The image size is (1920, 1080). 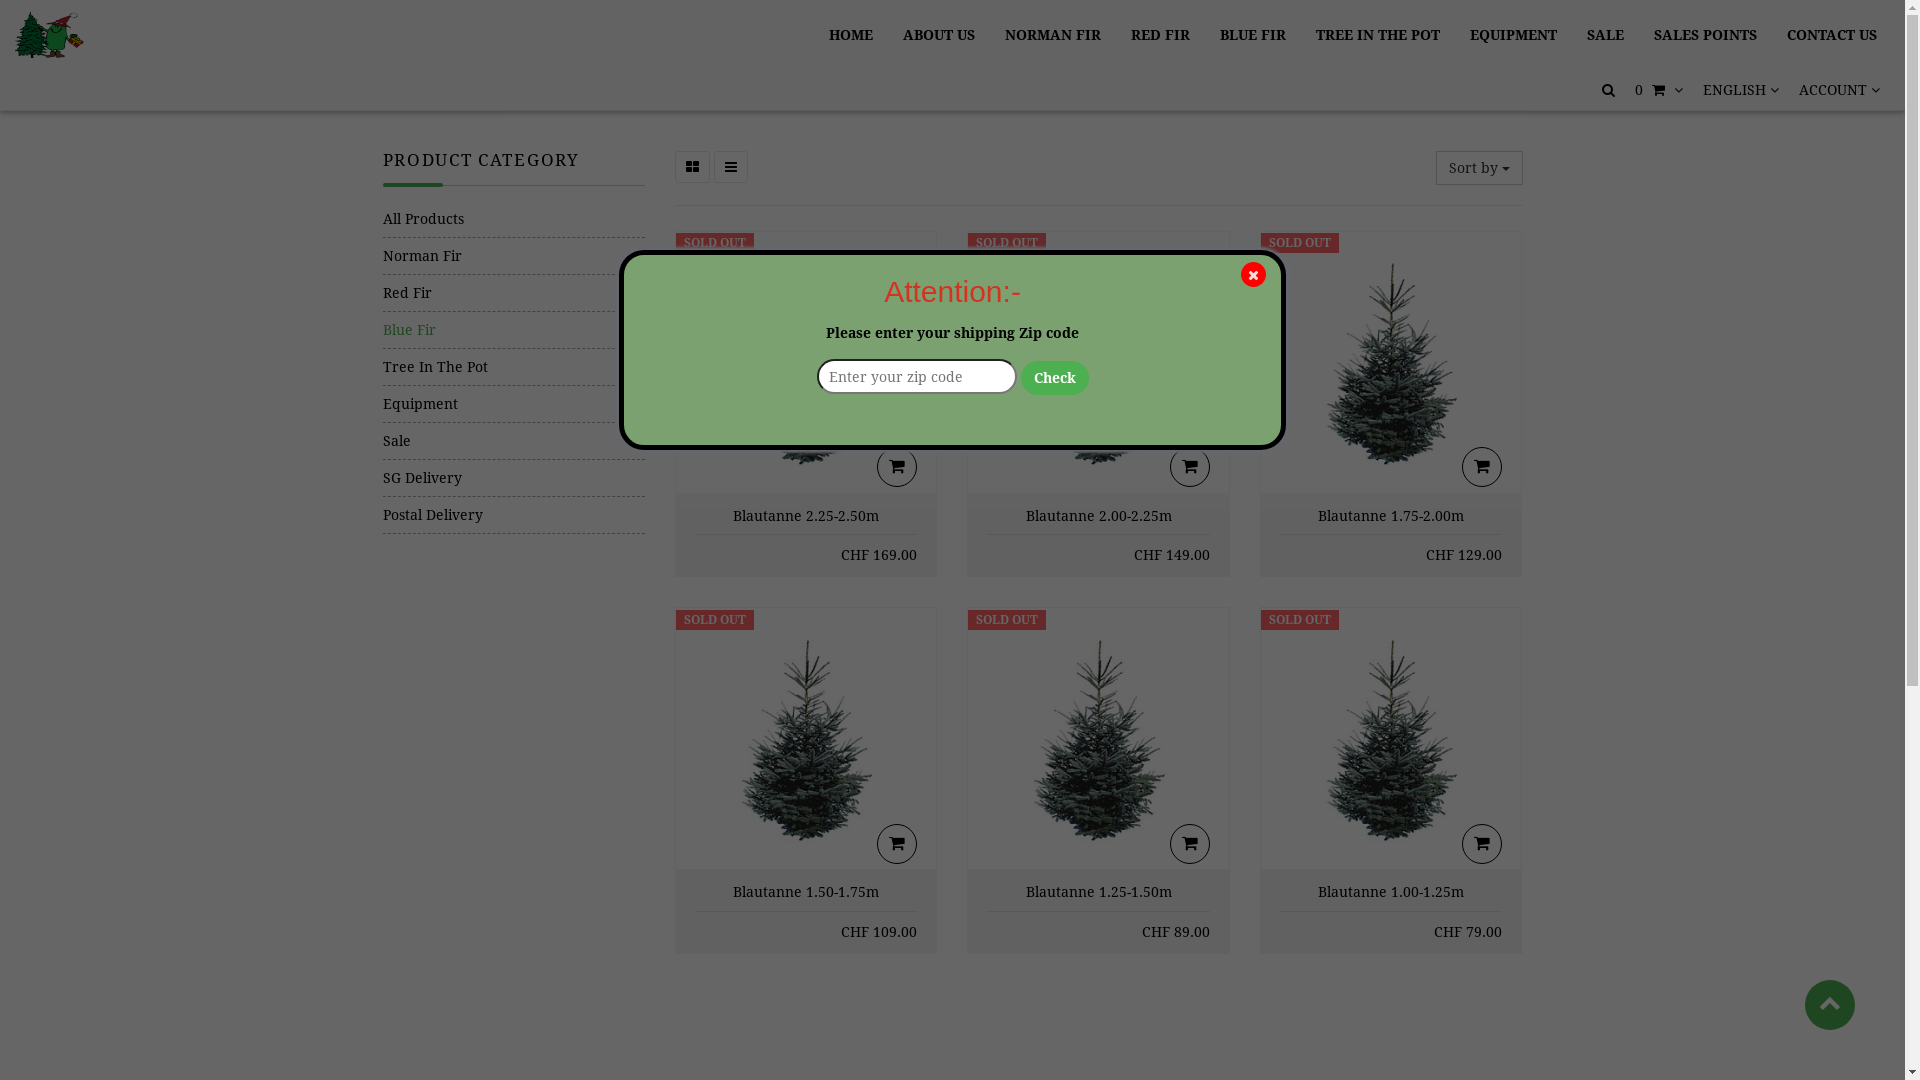 What do you see at coordinates (513, 254) in the screenshot?
I see `'Norman Fir'` at bounding box center [513, 254].